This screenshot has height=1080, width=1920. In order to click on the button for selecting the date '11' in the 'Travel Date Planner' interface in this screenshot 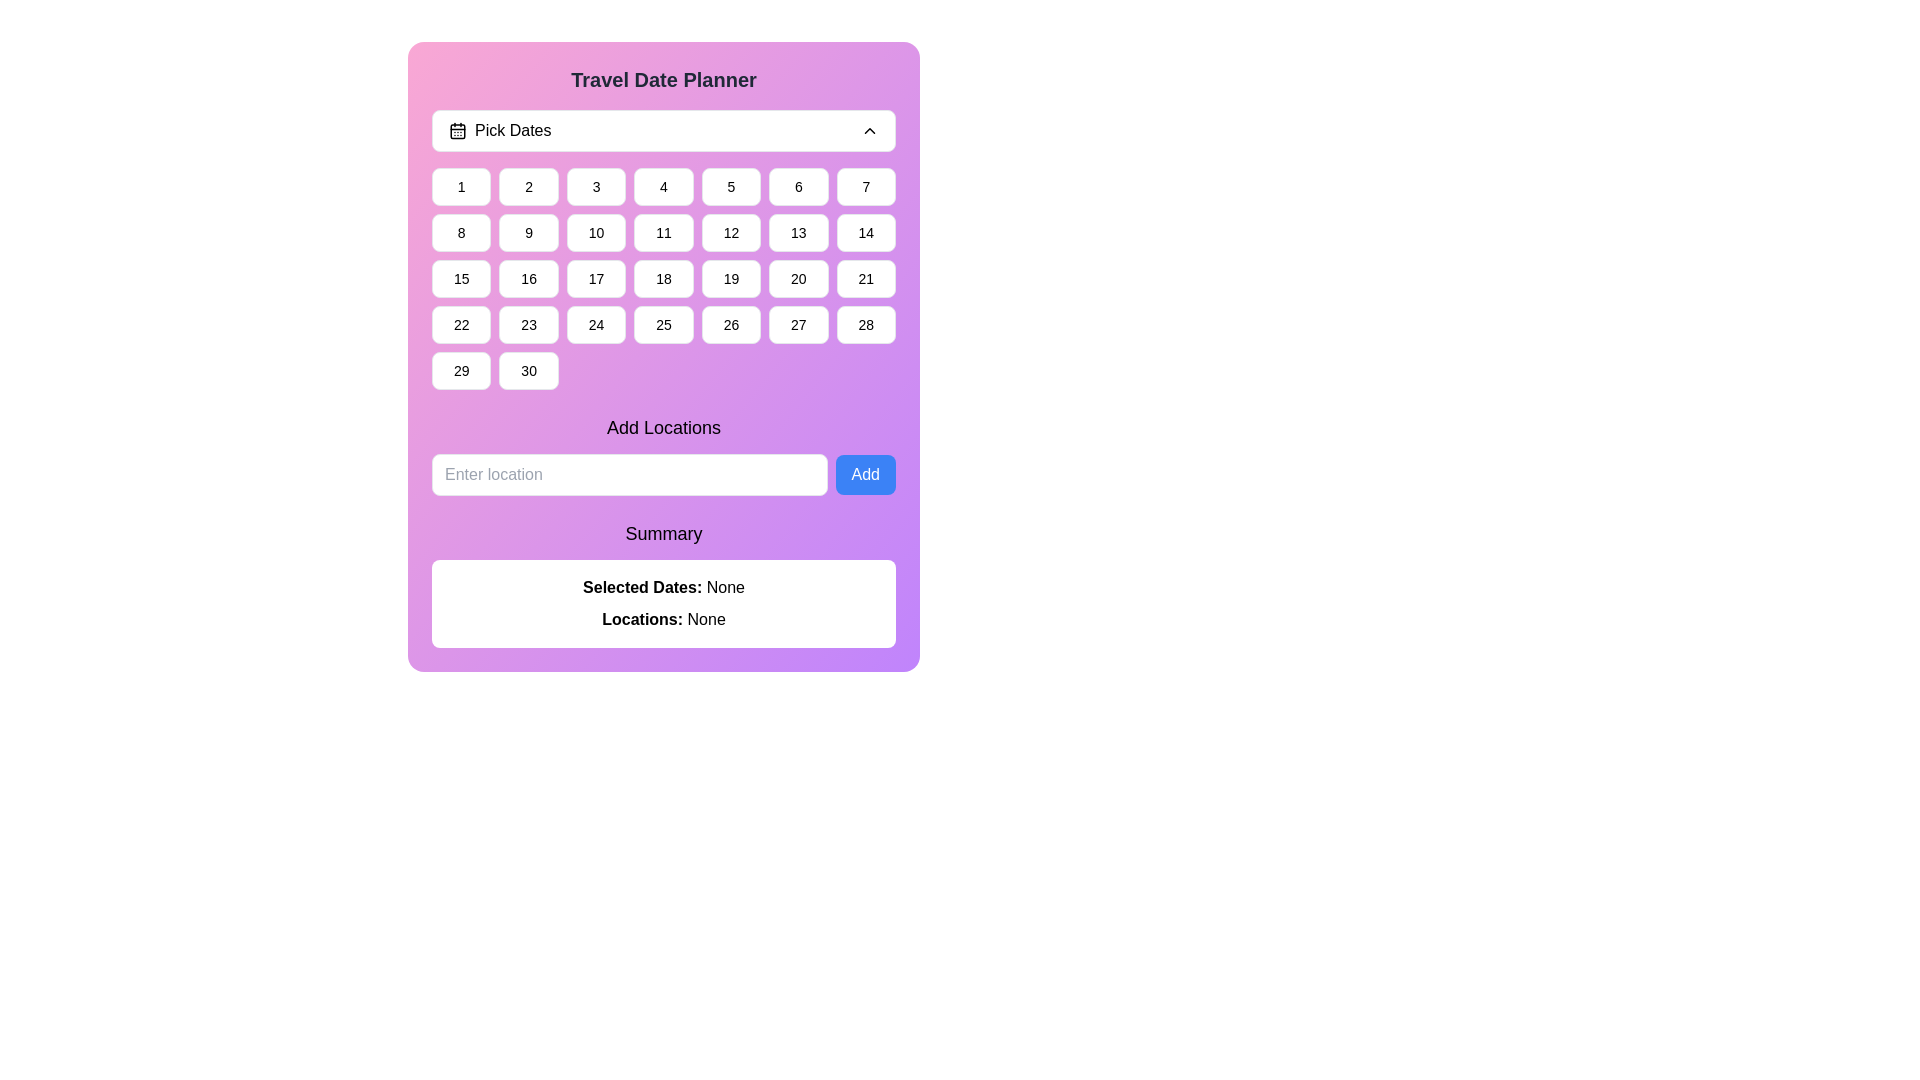, I will do `click(663, 231)`.